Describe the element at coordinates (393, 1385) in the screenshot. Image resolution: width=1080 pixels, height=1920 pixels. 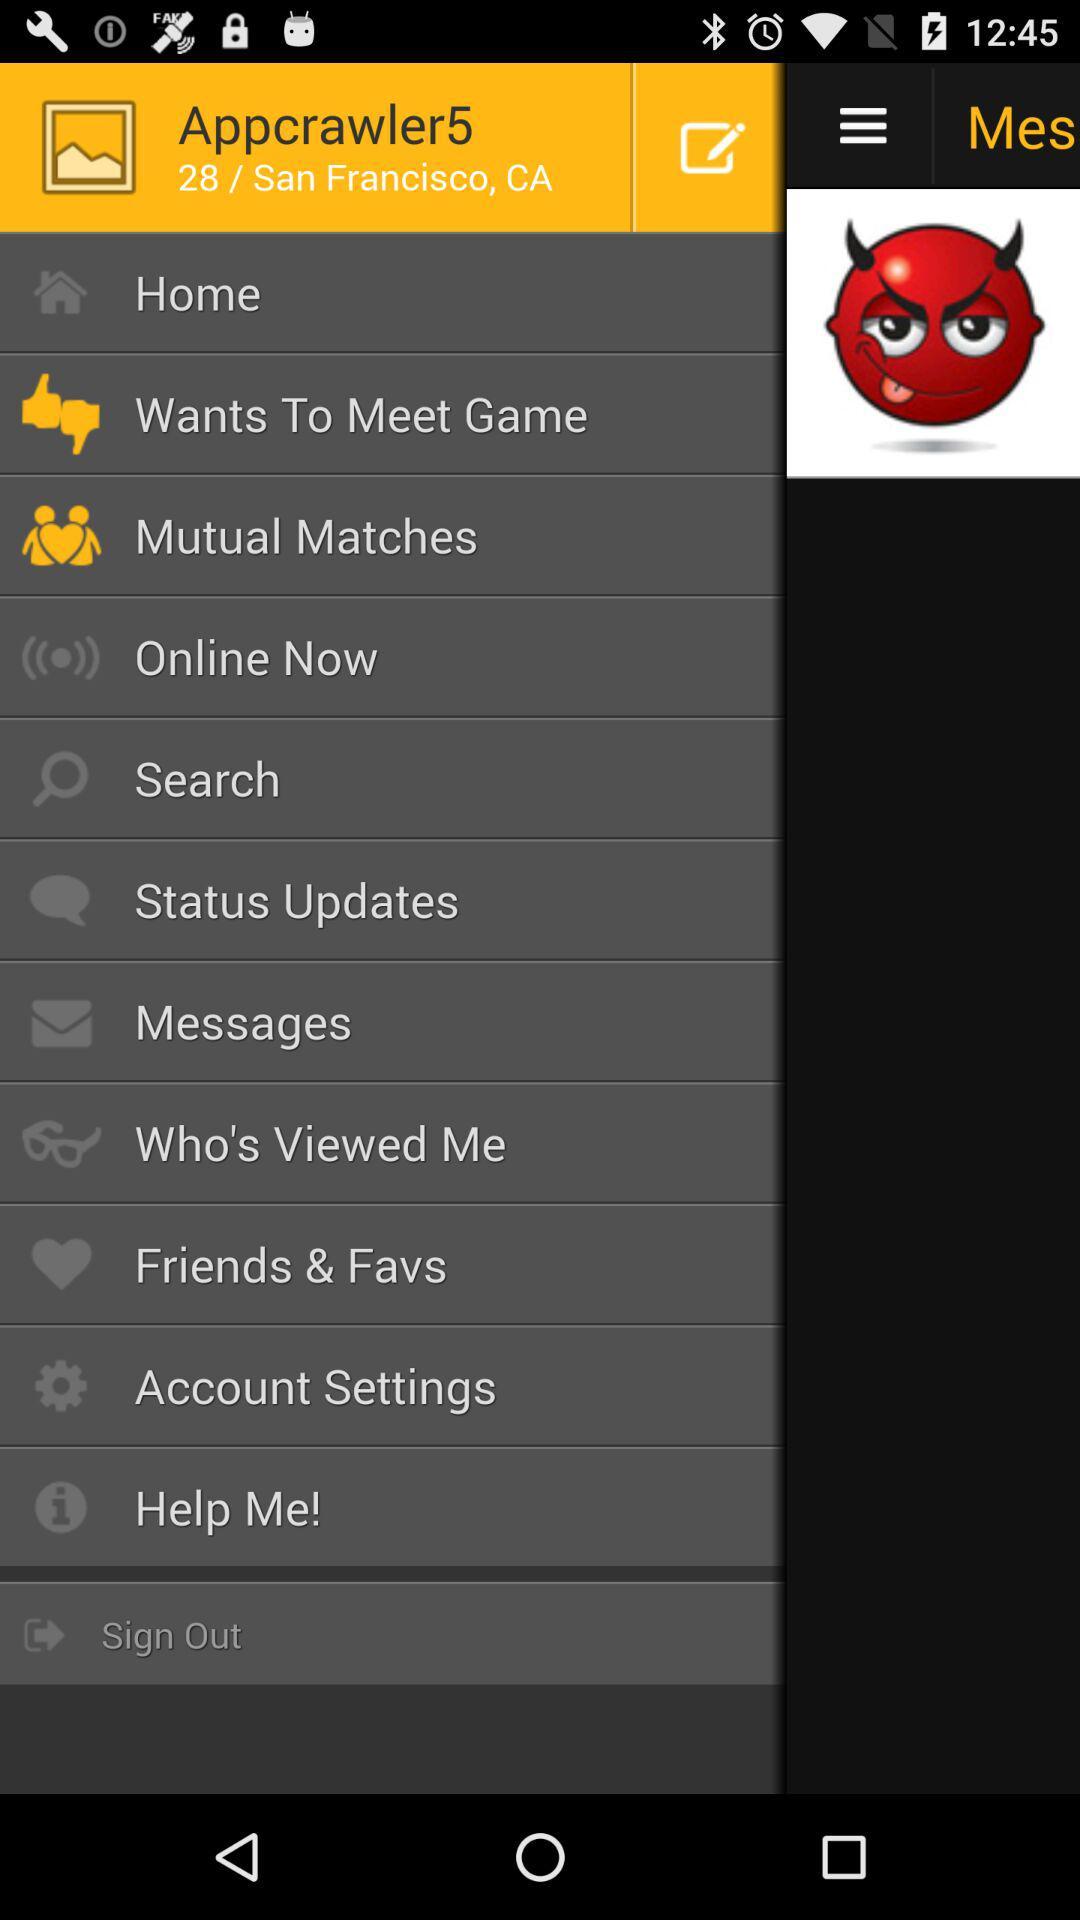
I see `the account settings icon` at that location.